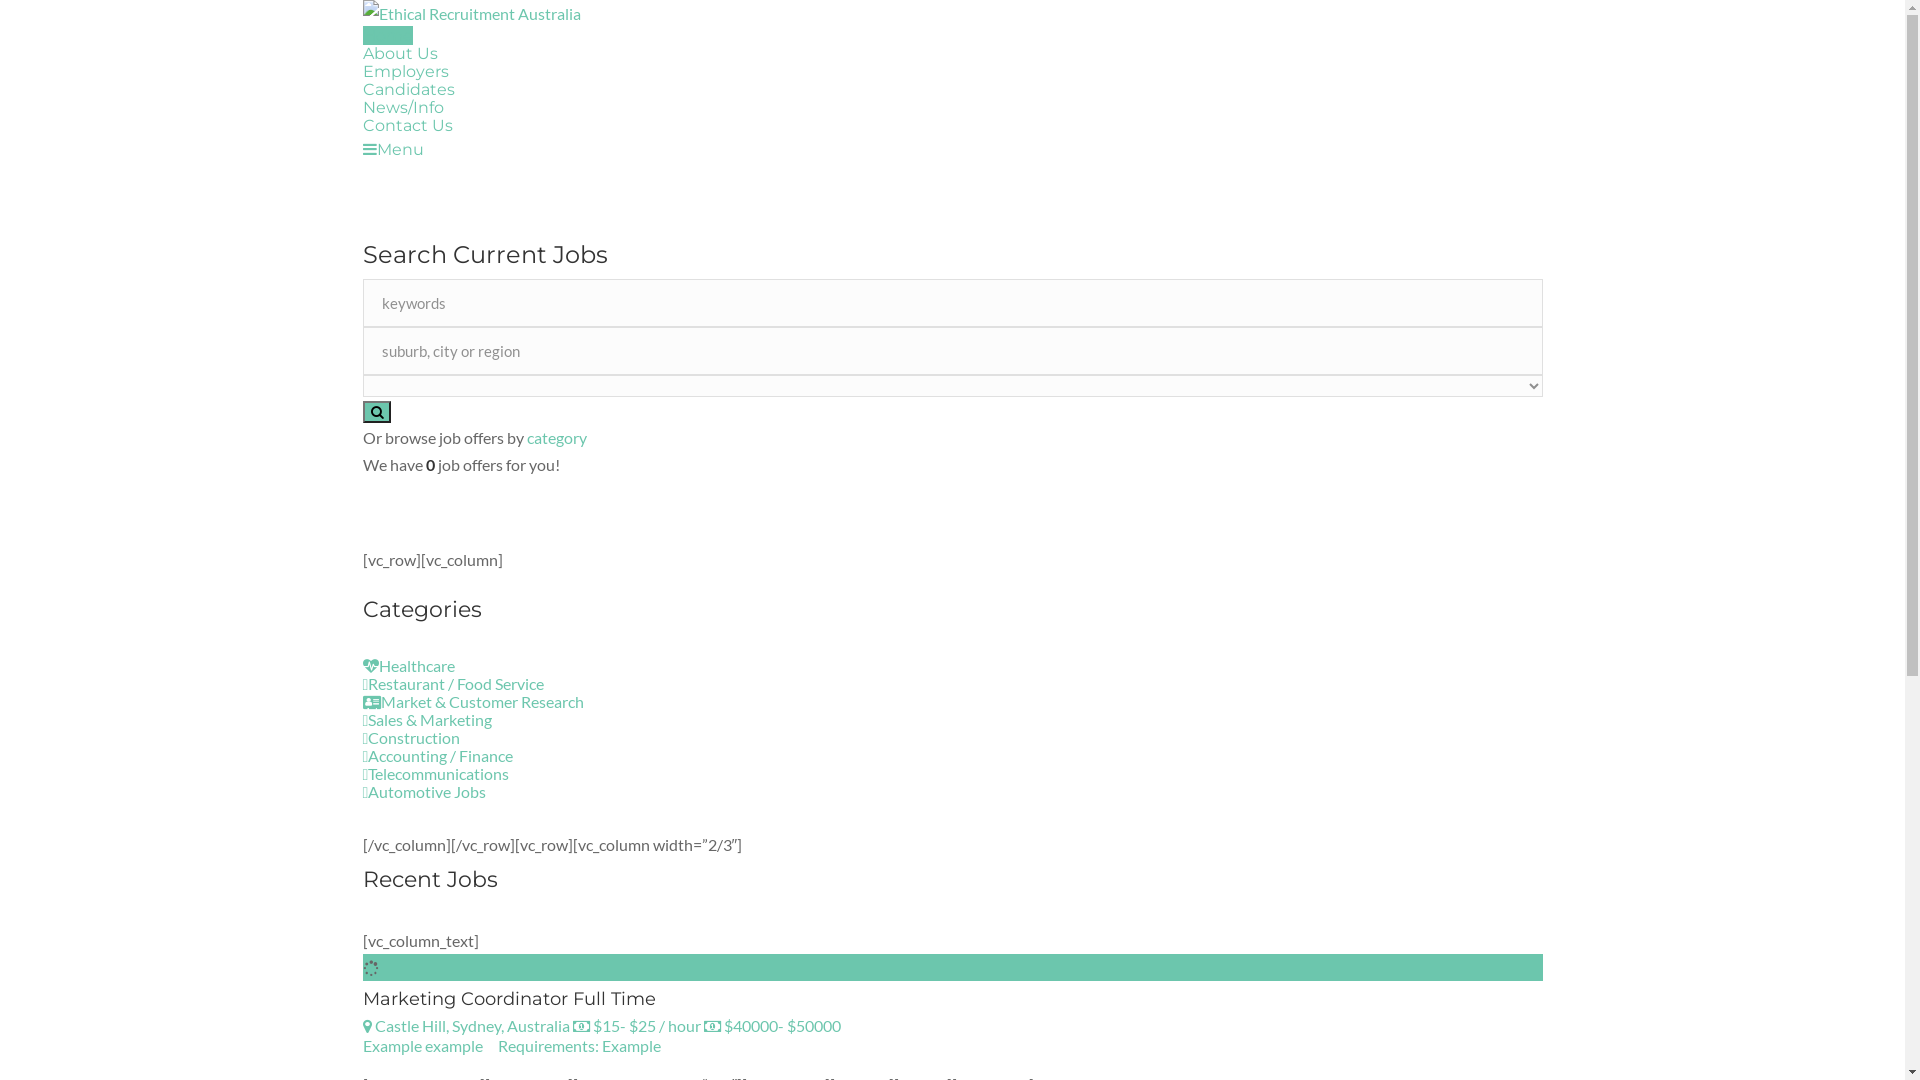 Image resolution: width=1920 pixels, height=1080 pixels. What do you see at coordinates (361, 148) in the screenshot?
I see `'Menu'` at bounding box center [361, 148].